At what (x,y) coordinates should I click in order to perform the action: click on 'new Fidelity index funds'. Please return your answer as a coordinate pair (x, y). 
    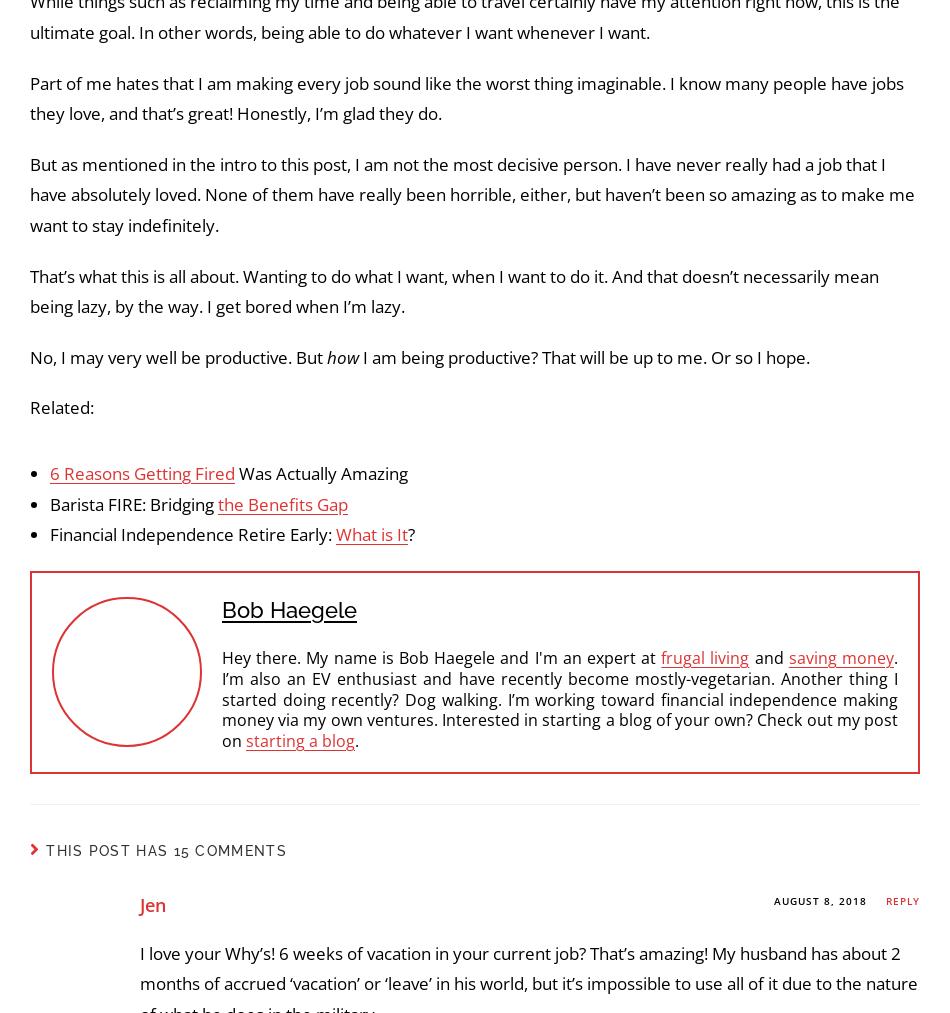
    Looking at the image, I should click on (432, 243).